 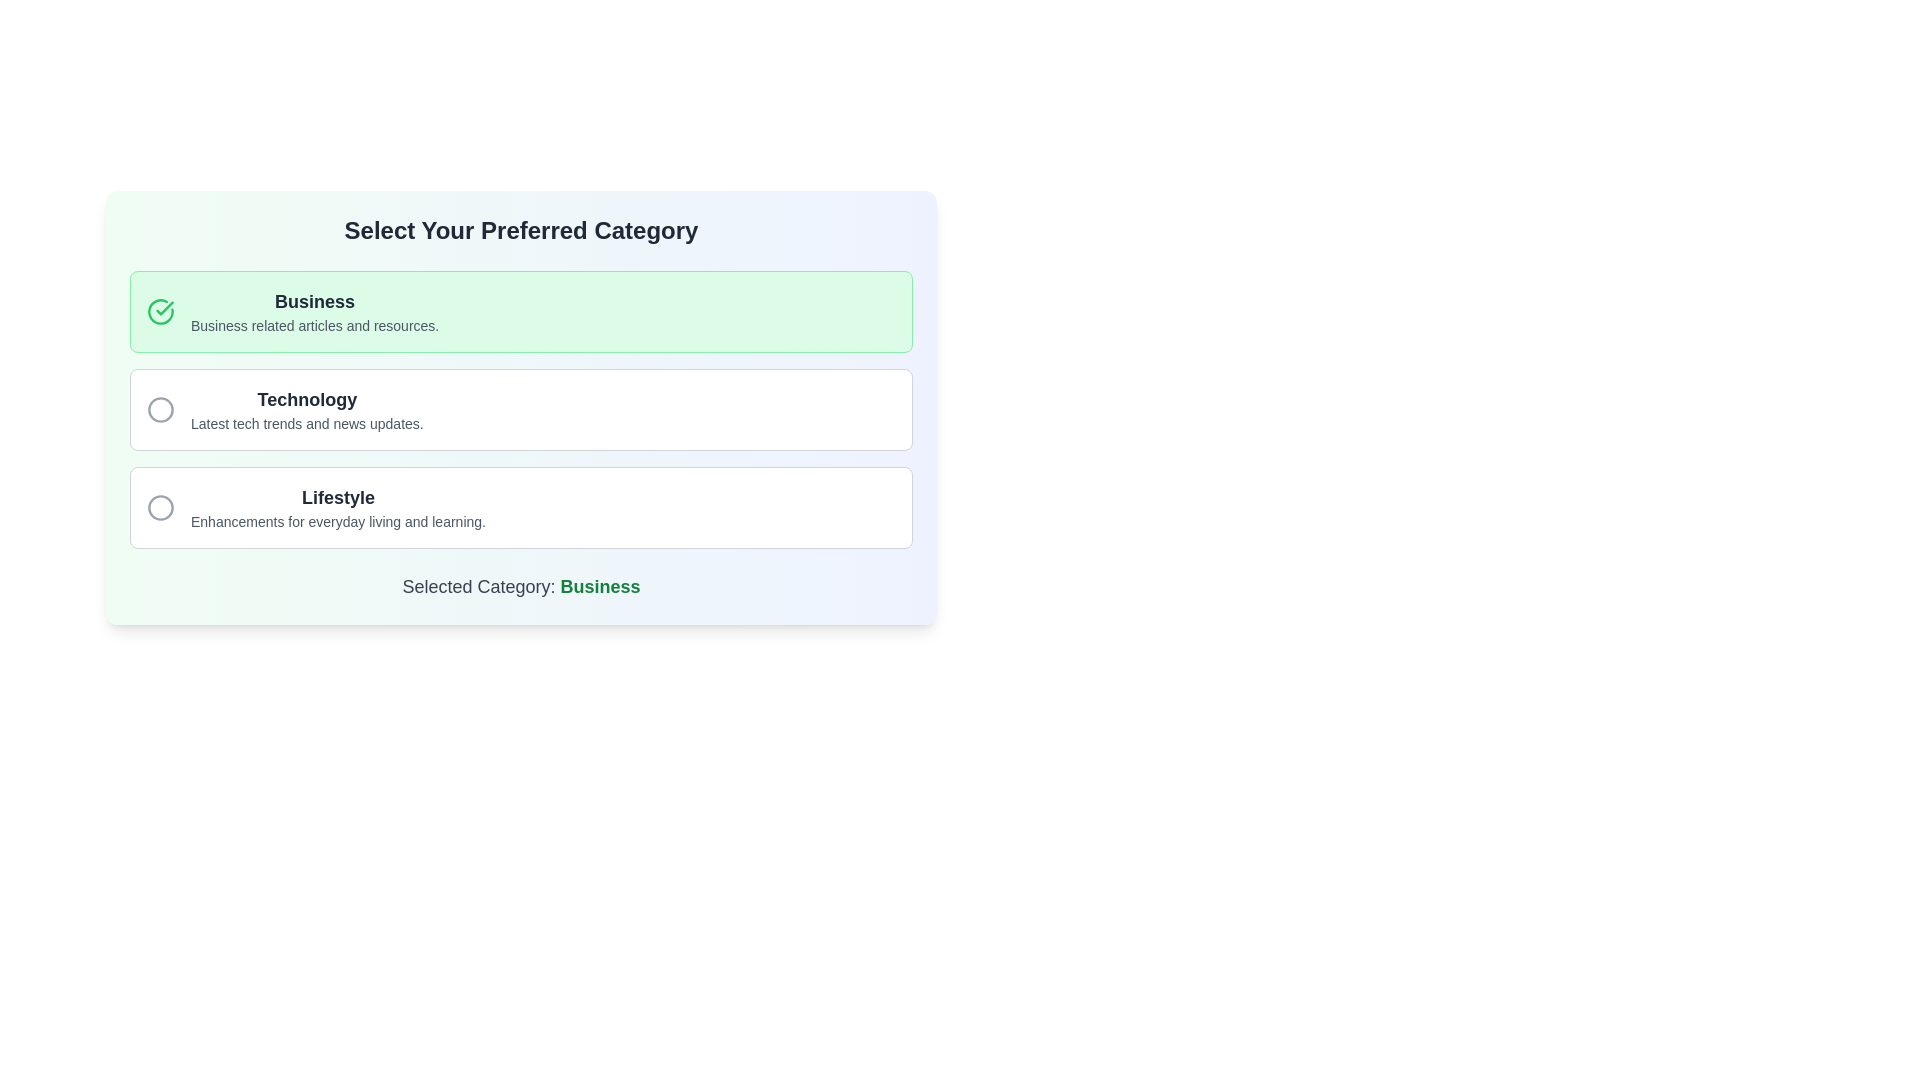 What do you see at coordinates (161, 507) in the screenshot?
I see `the graphical circular component of the radio button representing the 'Lifestyle' option in the category selection group` at bounding box center [161, 507].